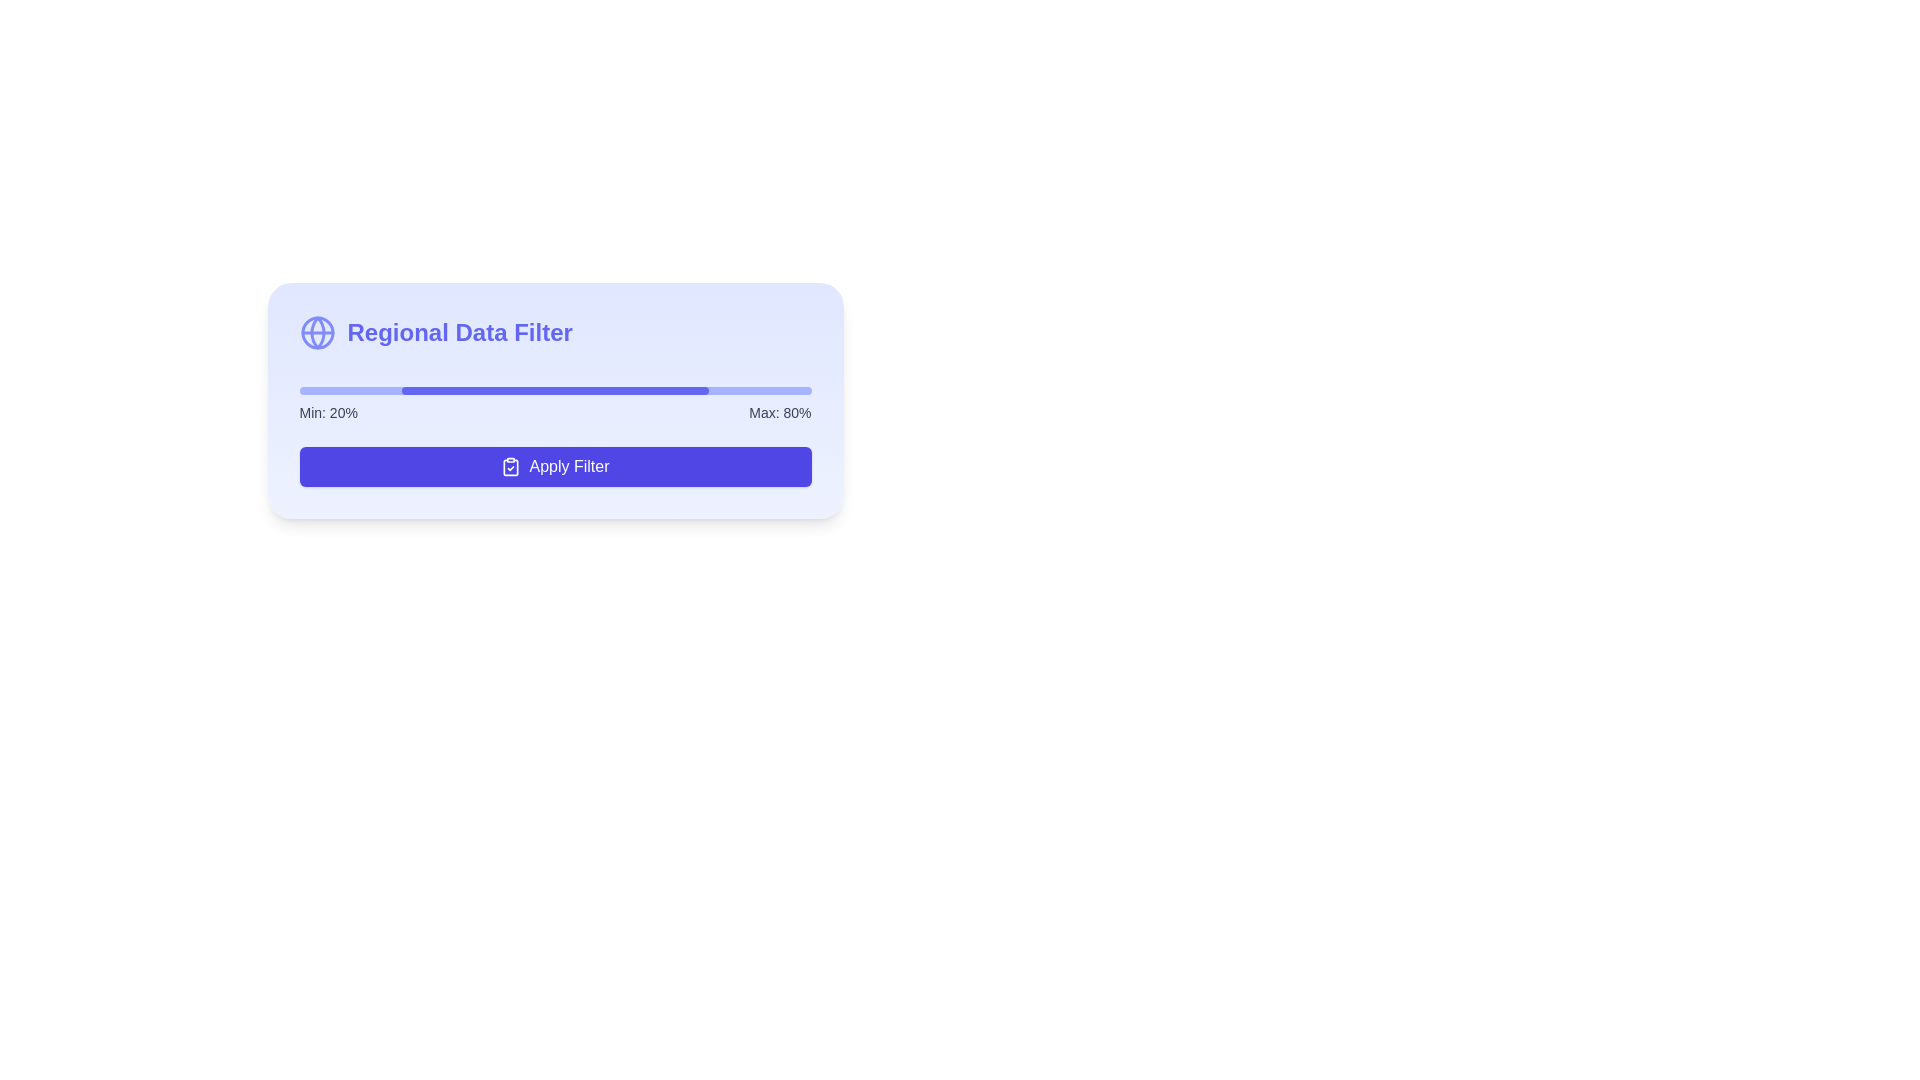  I want to click on the 'Regional Data Filter' text label, which is styled in bold and is likely a header, positioned to the right of a globe icon in the upper section of the interface, so click(459, 331).